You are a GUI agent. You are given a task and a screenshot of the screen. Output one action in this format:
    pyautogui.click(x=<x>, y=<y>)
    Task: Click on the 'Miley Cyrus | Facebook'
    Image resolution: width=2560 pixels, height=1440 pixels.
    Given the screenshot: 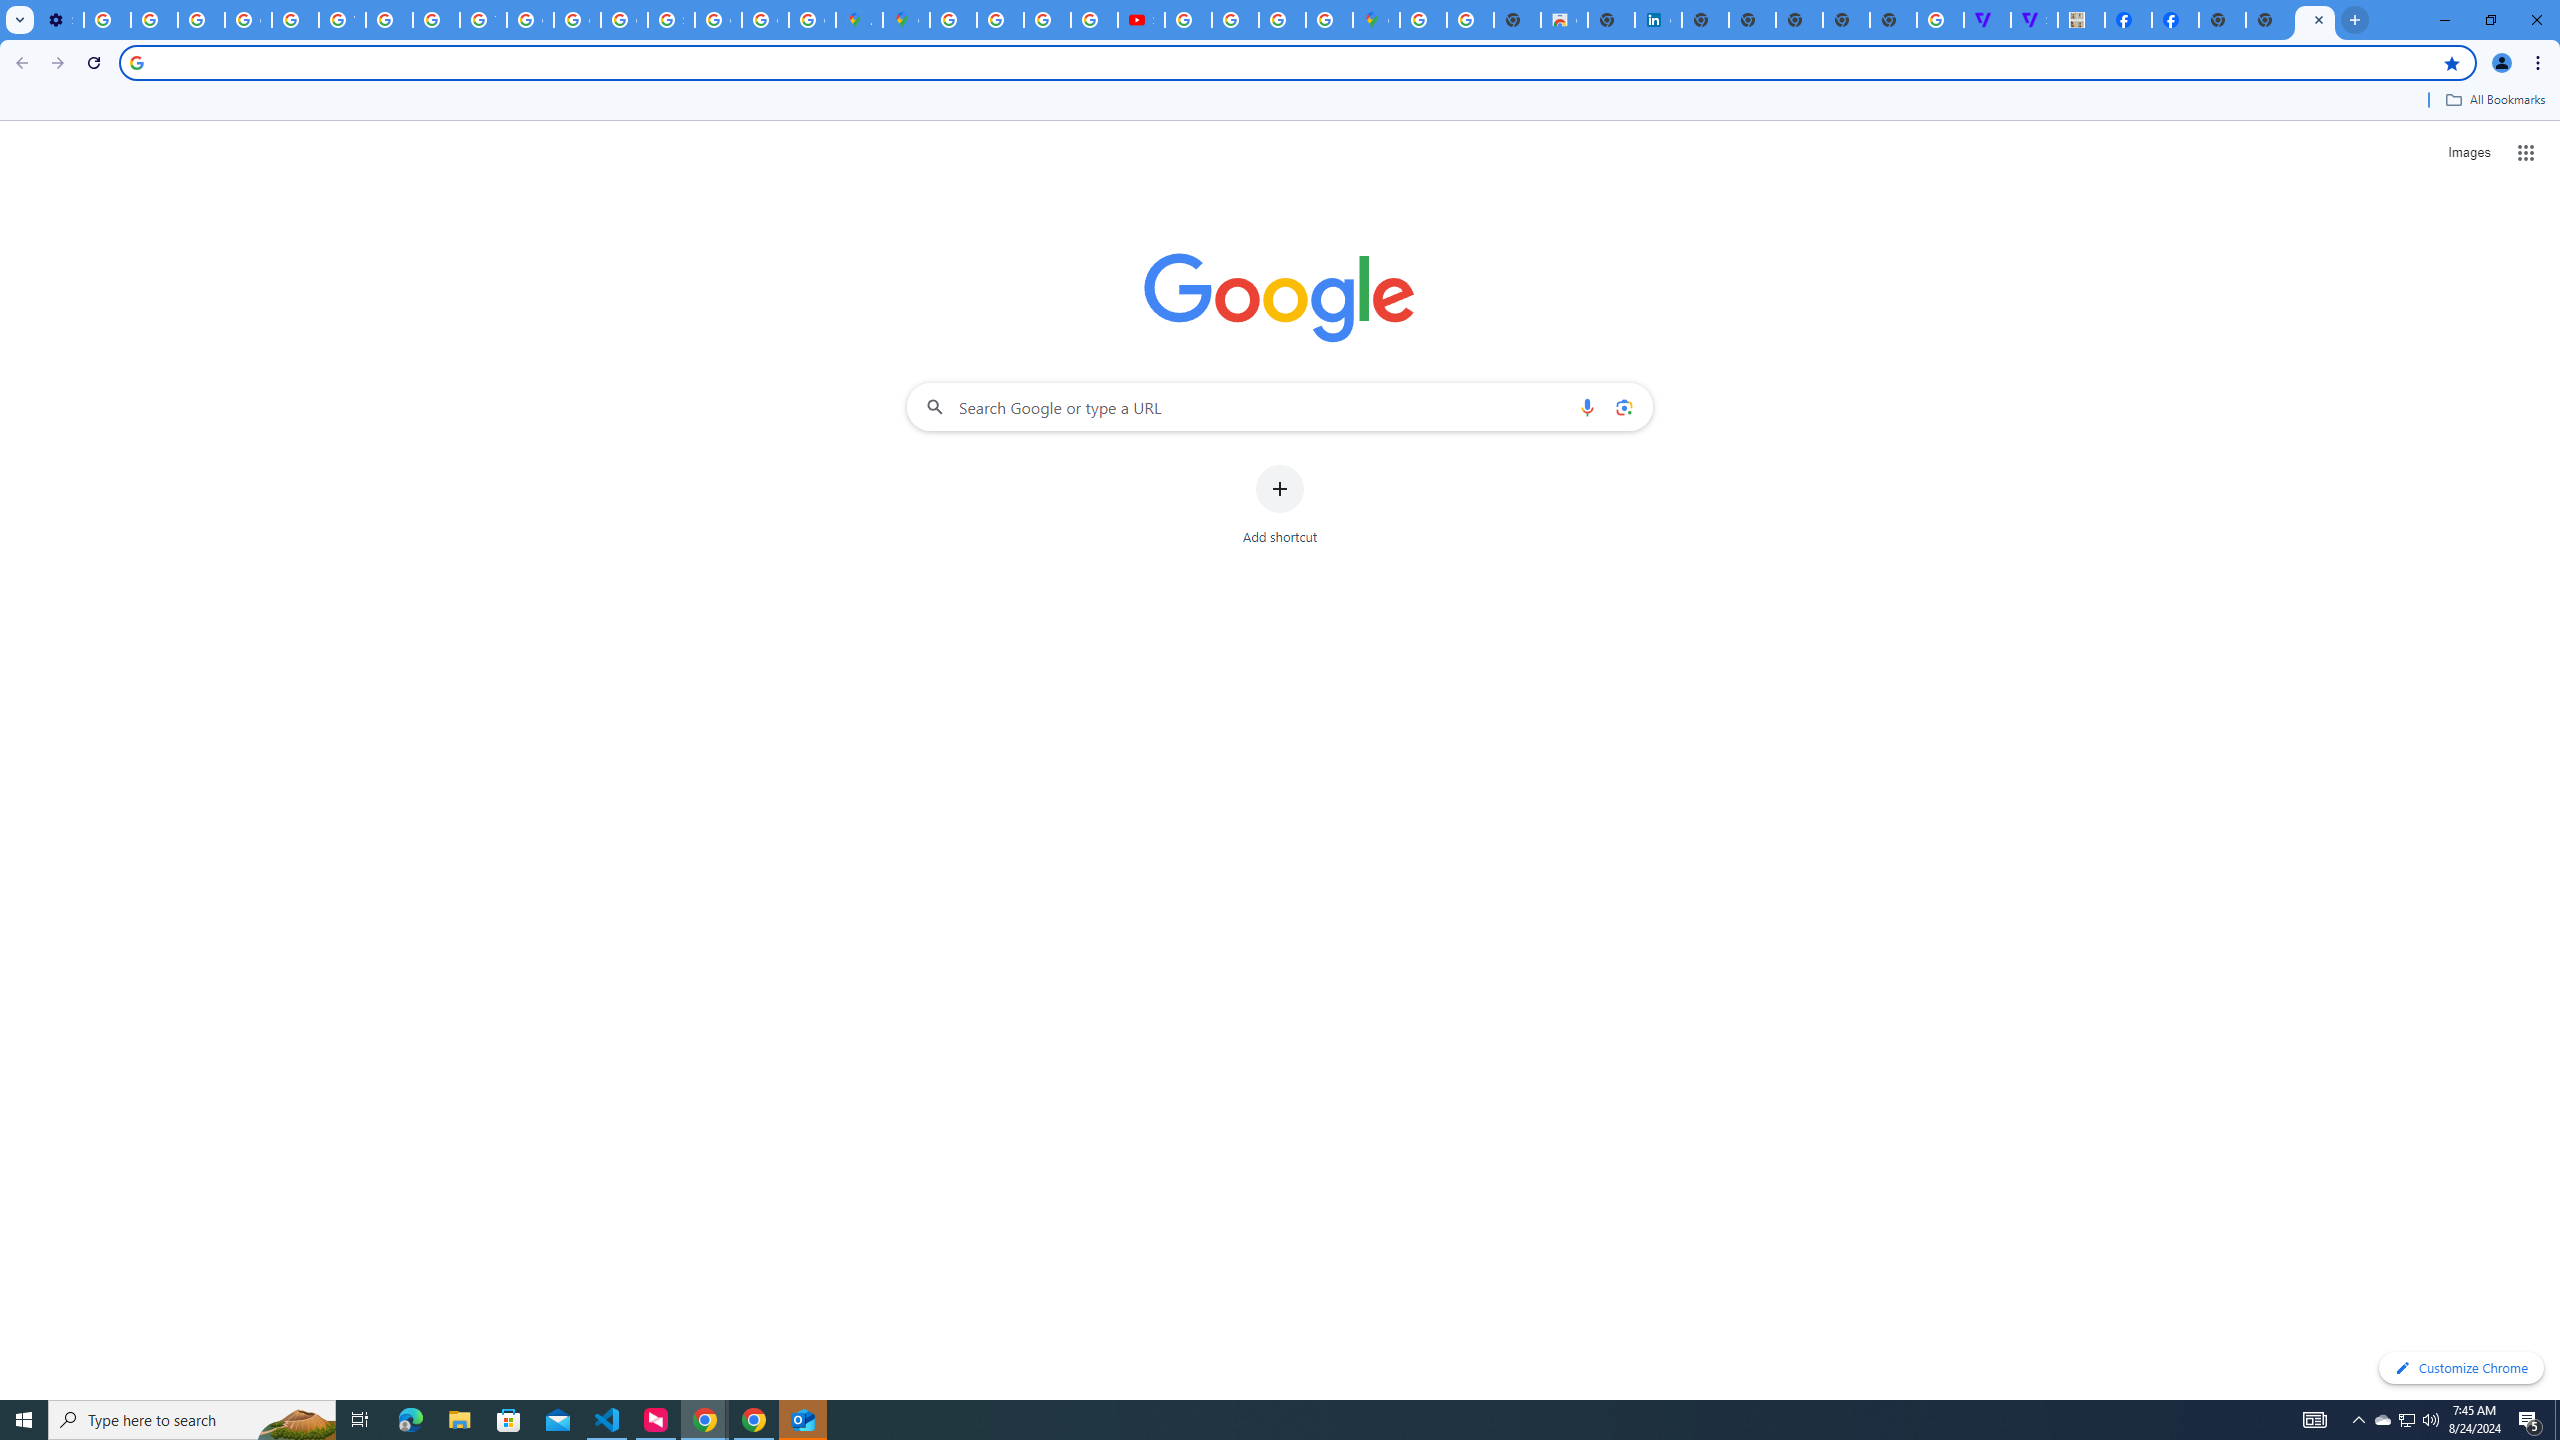 What is the action you would take?
    pyautogui.click(x=2127, y=19)
    